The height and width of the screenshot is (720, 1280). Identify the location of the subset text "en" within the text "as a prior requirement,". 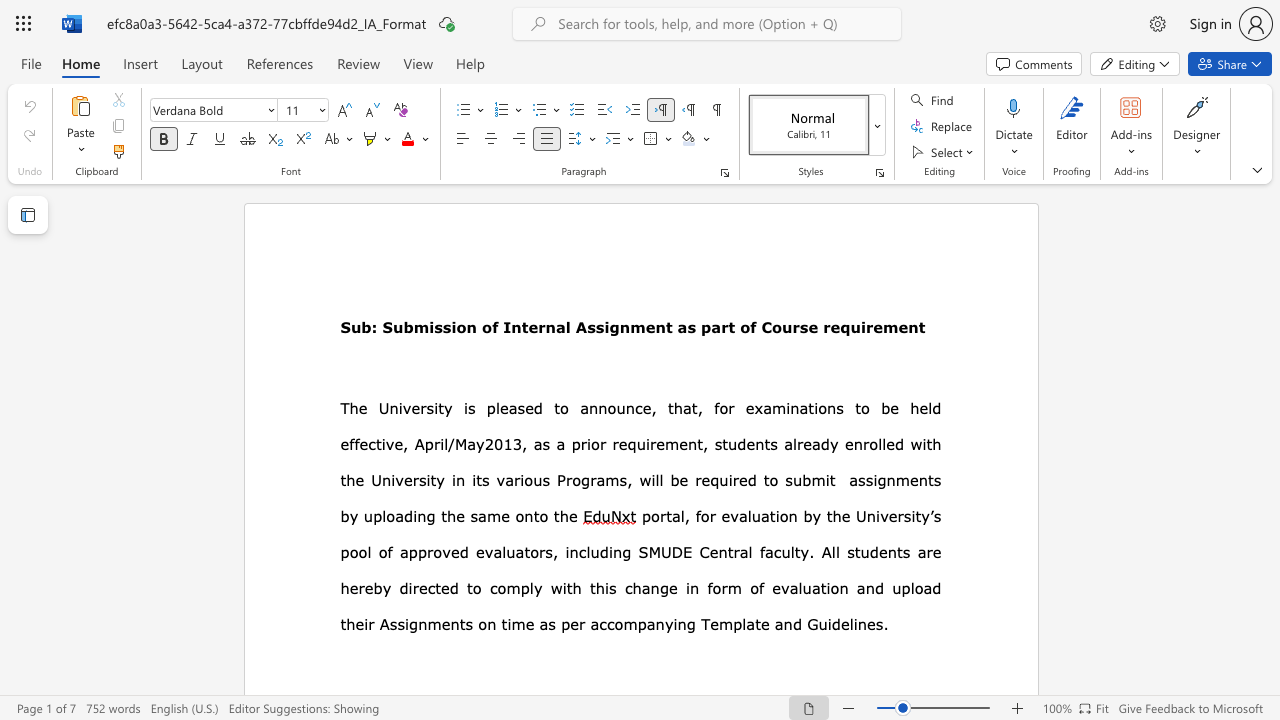
(679, 443).